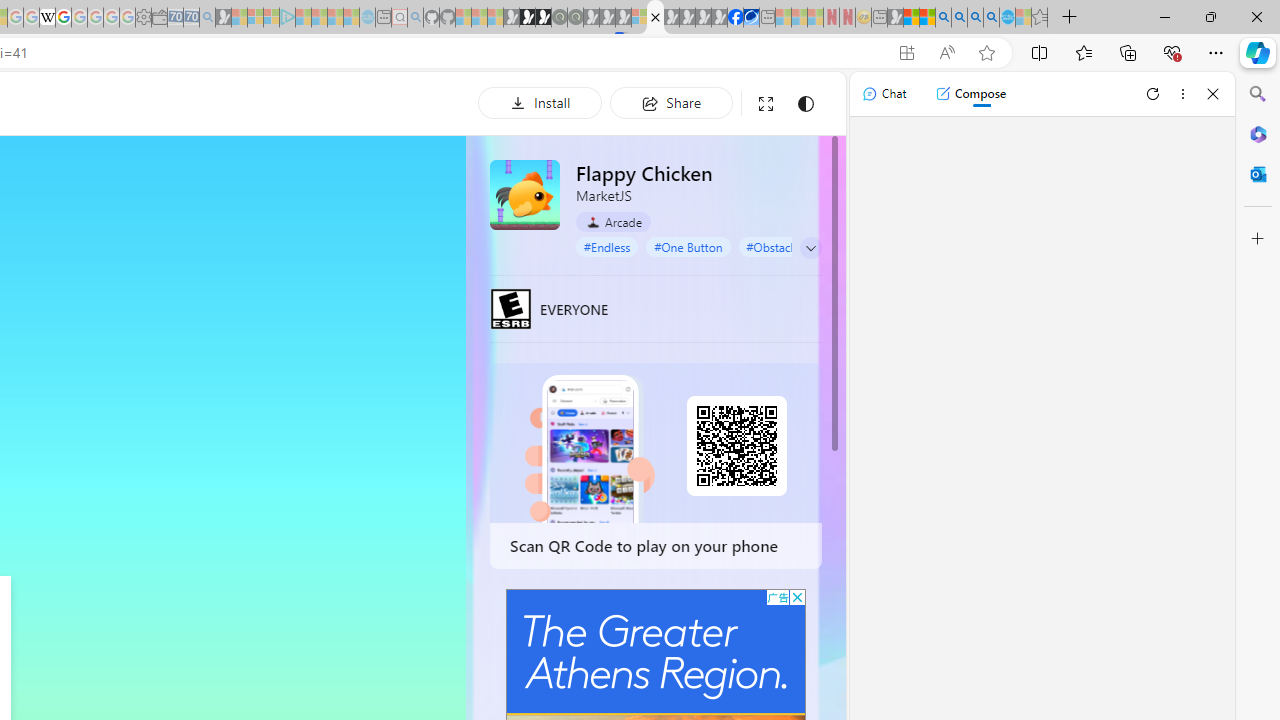  Describe the element at coordinates (511, 308) in the screenshot. I see `'EVERYONE'` at that location.